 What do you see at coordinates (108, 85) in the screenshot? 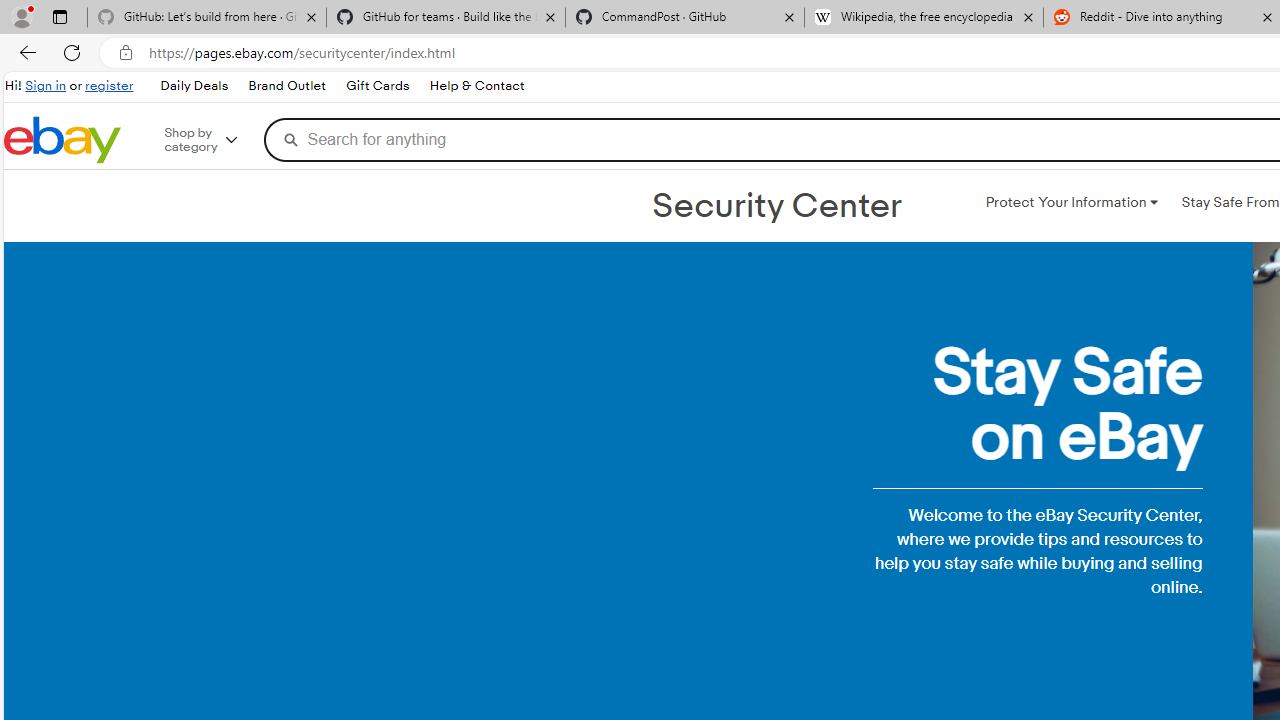
I see `'register'` at bounding box center [108, 85].